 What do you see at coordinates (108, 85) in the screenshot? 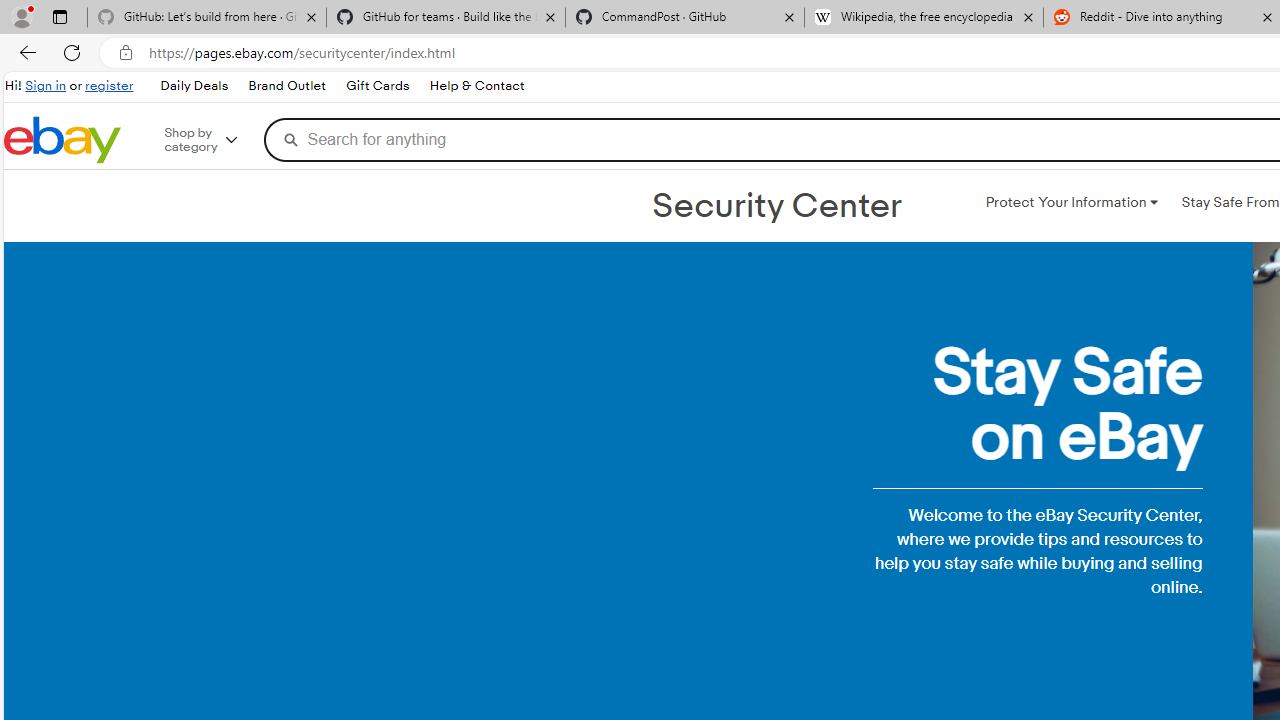
I see `'register'` at bounding box center [108, 85].